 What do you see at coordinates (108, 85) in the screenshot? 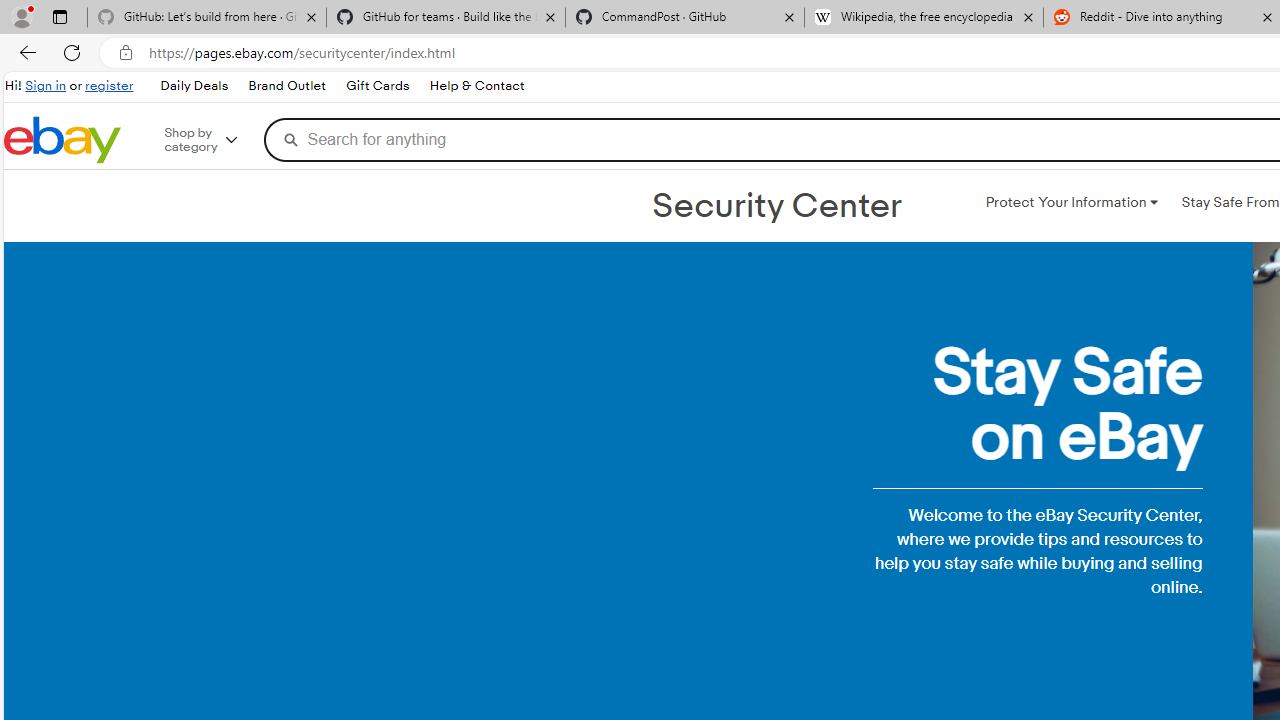
I see `'register'` at bounding box center [108, 85].